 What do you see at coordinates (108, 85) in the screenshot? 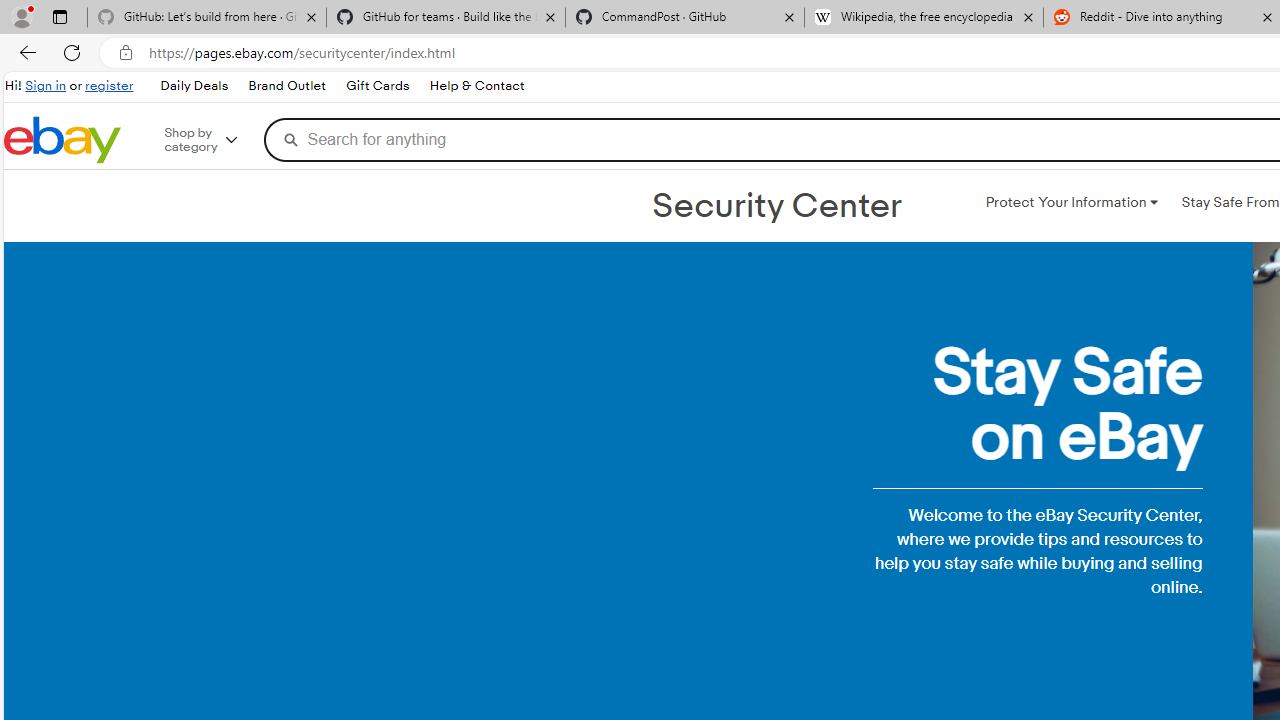
I see `'register'` at bounding box center [108, 85].